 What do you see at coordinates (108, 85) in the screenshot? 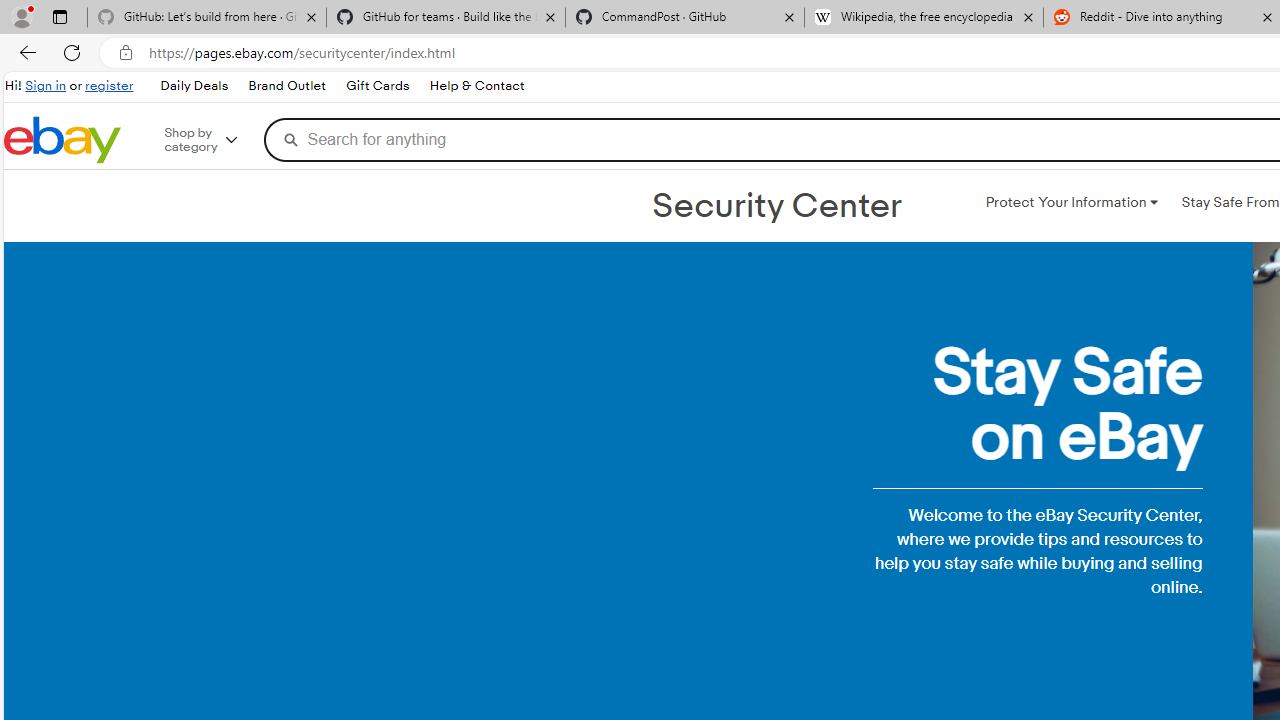
I see `'register'` at bounding box center [108, 85].